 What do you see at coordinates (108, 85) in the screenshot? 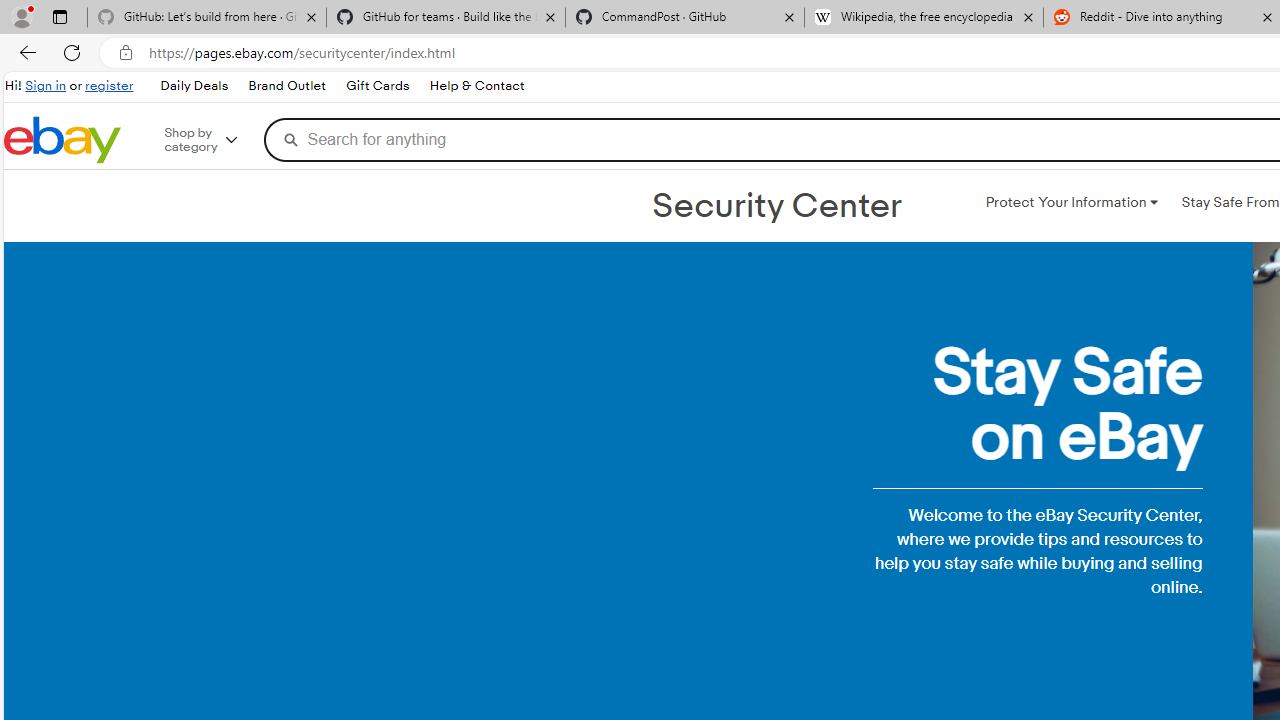
I see `'register'` at bounding box center [108, 85].